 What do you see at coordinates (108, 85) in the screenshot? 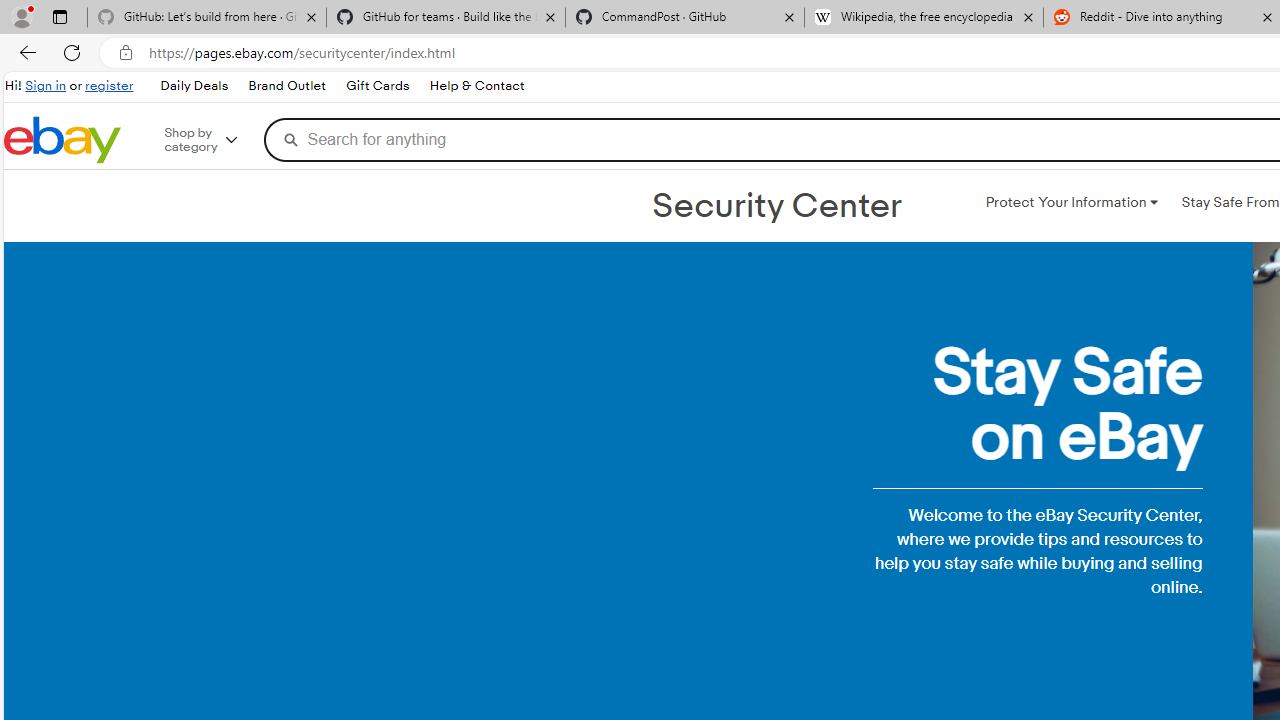
I see `'register'` at bounding box center [108, 85].